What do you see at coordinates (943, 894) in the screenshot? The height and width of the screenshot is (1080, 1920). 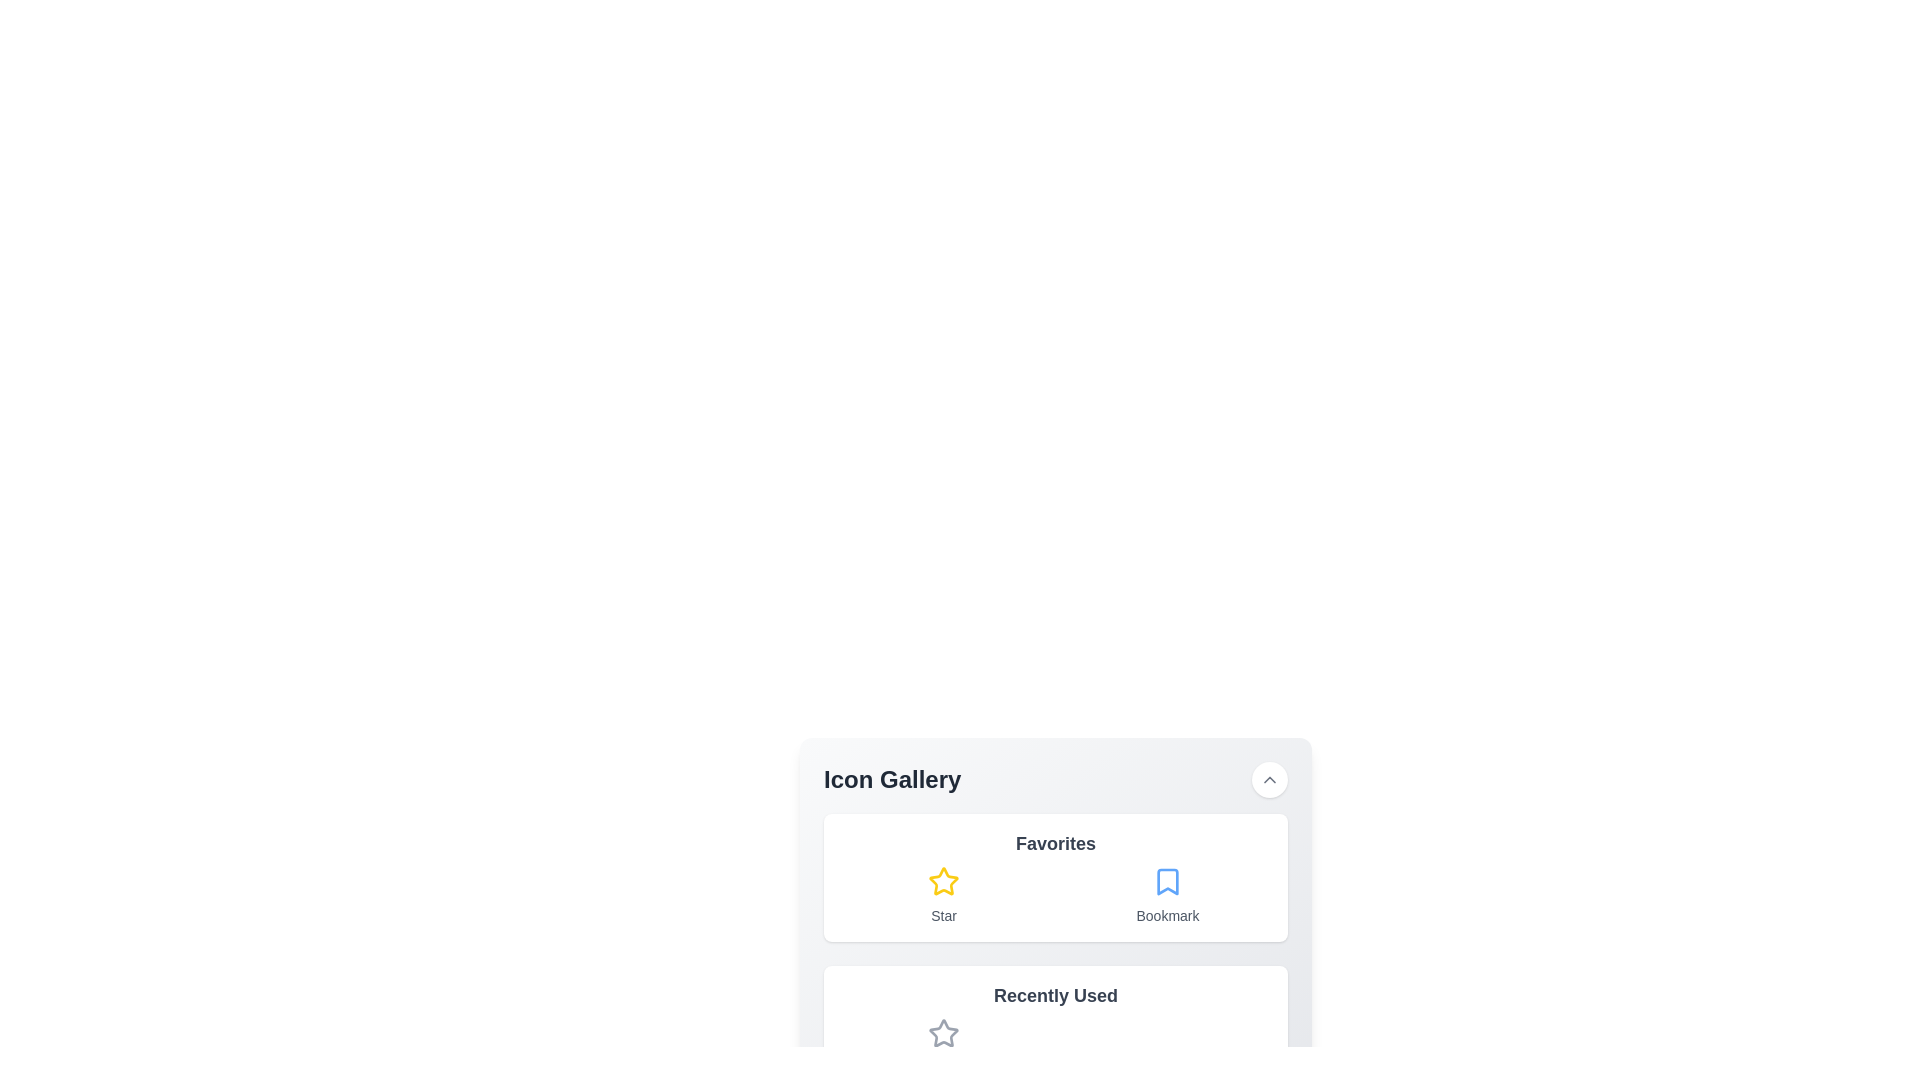 I see `the yellow star icon in the Favorites section of the Icon Gallery` at bounding box center [943, 894].